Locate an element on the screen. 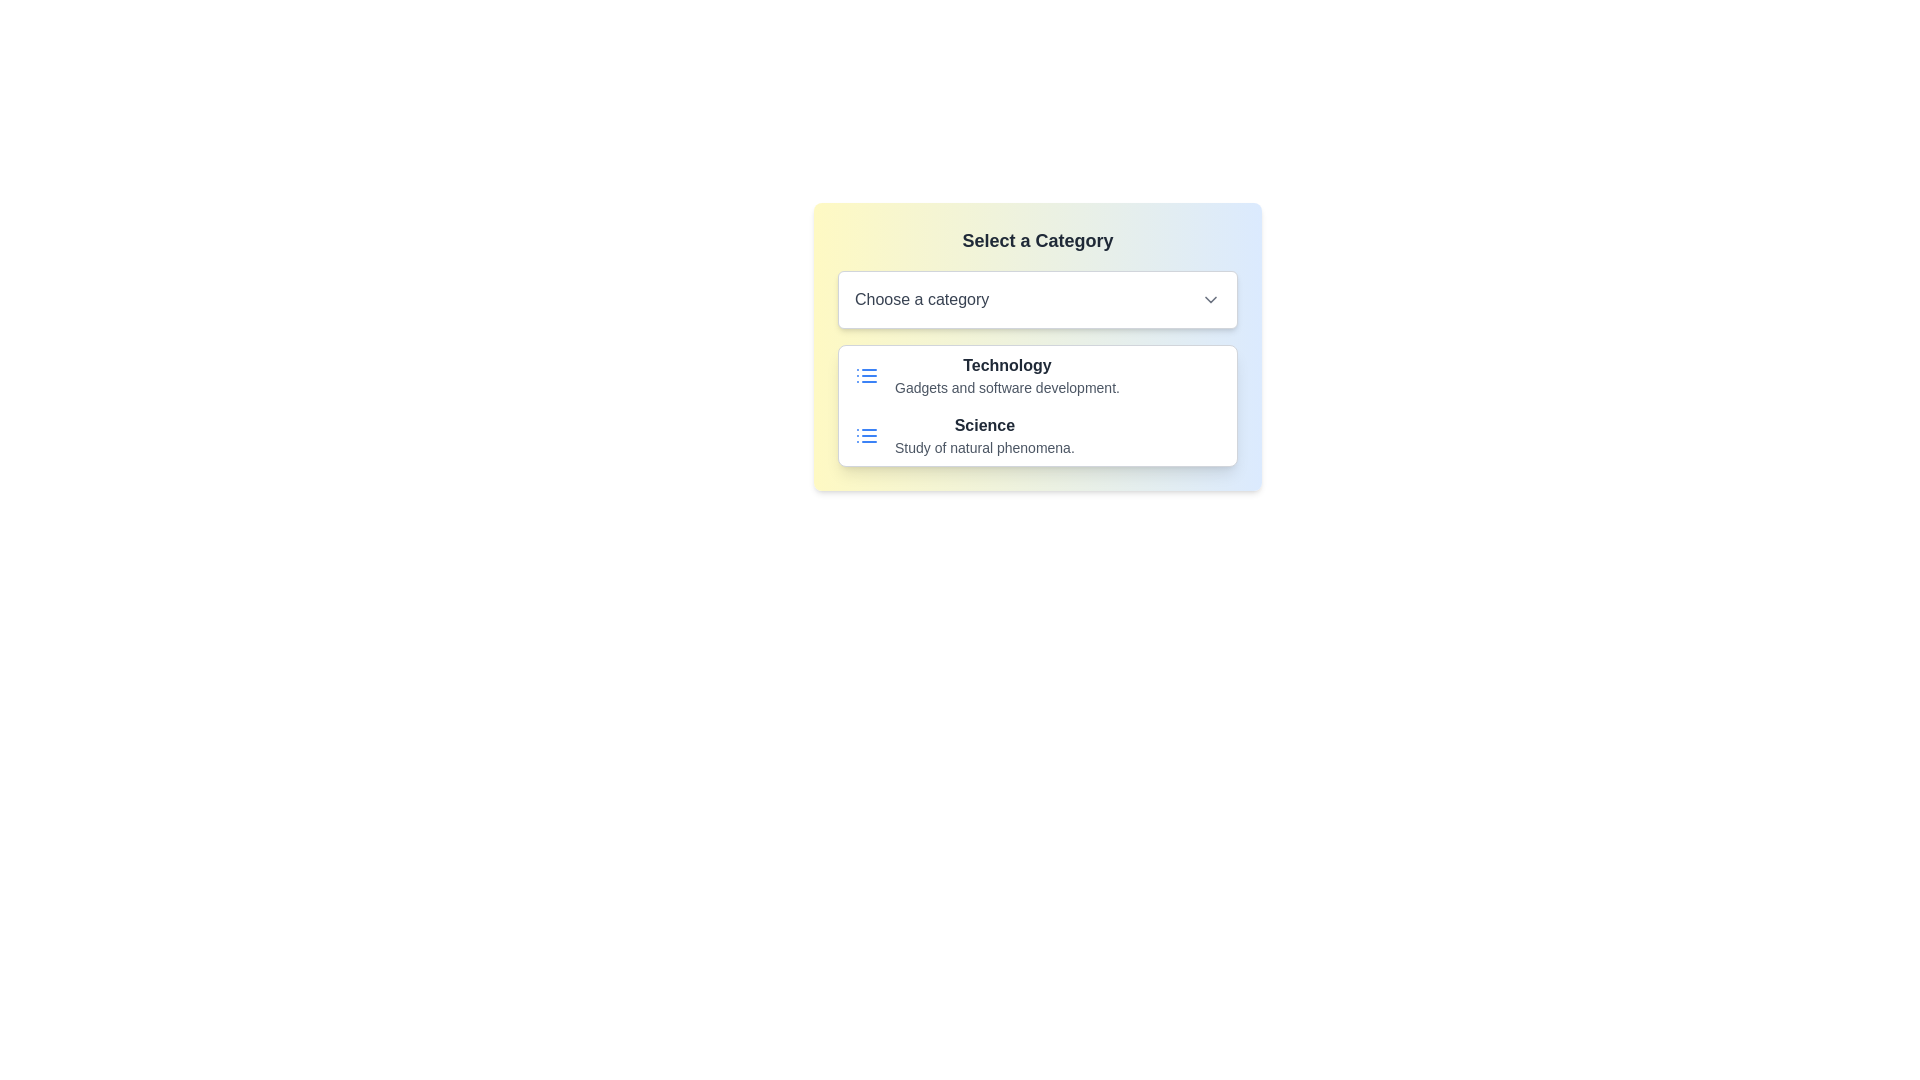 This screenshot has width=1920, height=1080. the placeholder text in the dropdown menu that prompts users to select a category, which is centered horizontally and vertically aligned with the chevron icon is located at coordinates (921, 300).